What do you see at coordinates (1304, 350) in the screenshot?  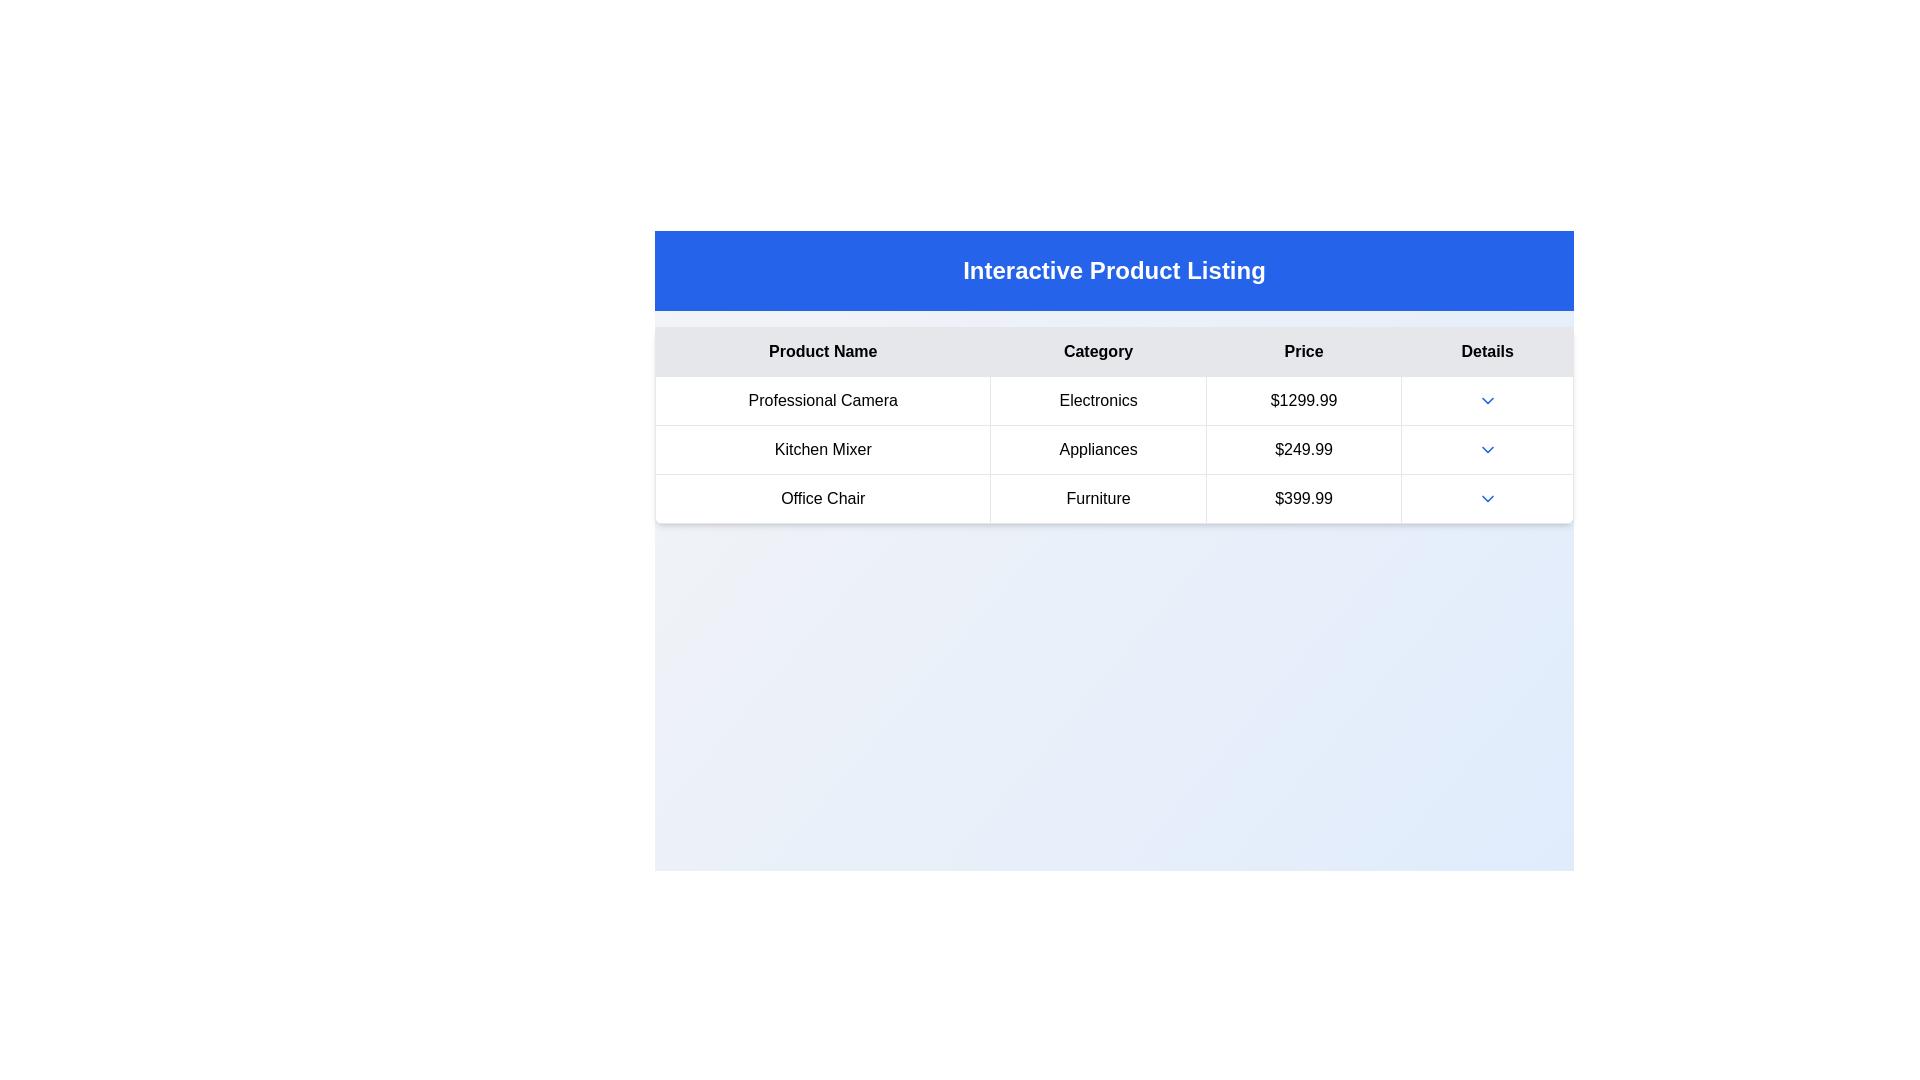 I see `the 'Price' column header label, which is the third column in the header row of the table` at bounding box center [1304, 350].